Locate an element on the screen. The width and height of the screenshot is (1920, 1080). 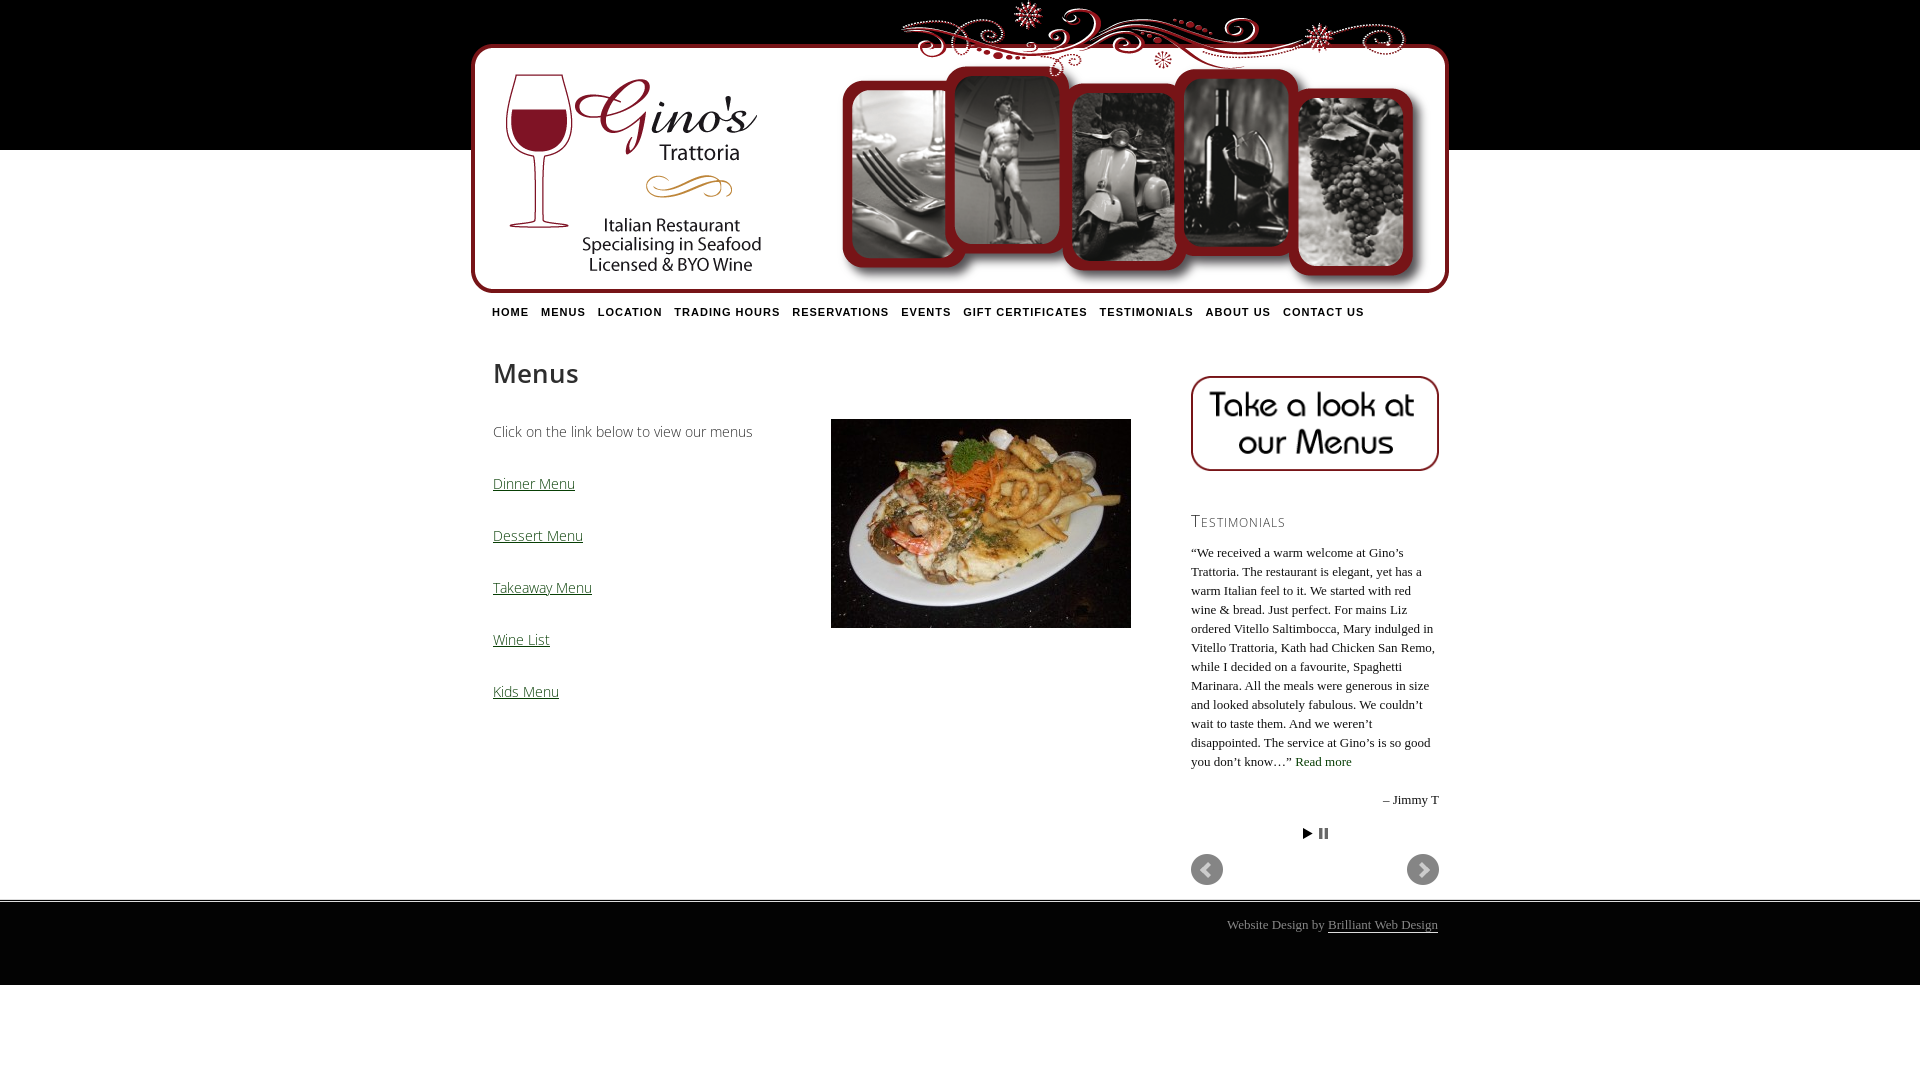
'TESTIMONIALS' is located at coordinates (1147, 312).